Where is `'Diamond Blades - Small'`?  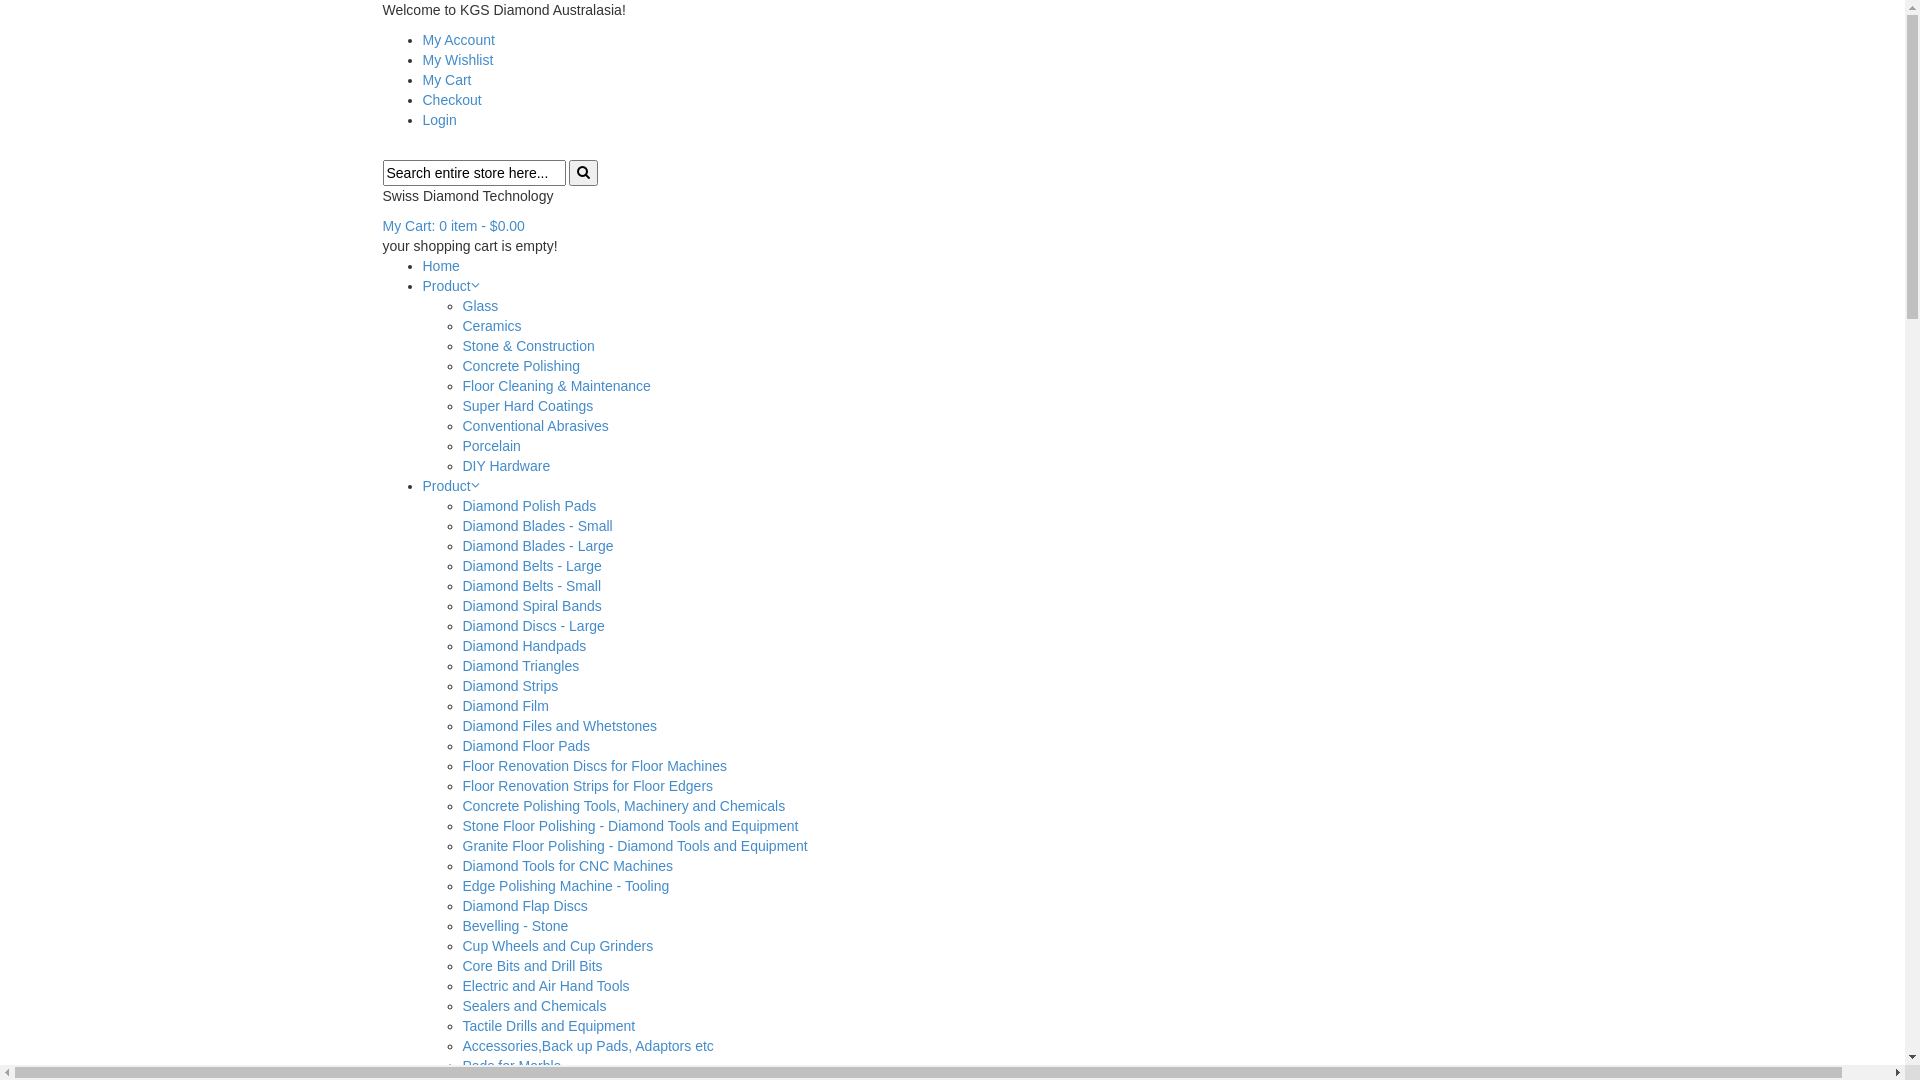
'Diamond Blades - Small' is located at coordinates (537, 524).